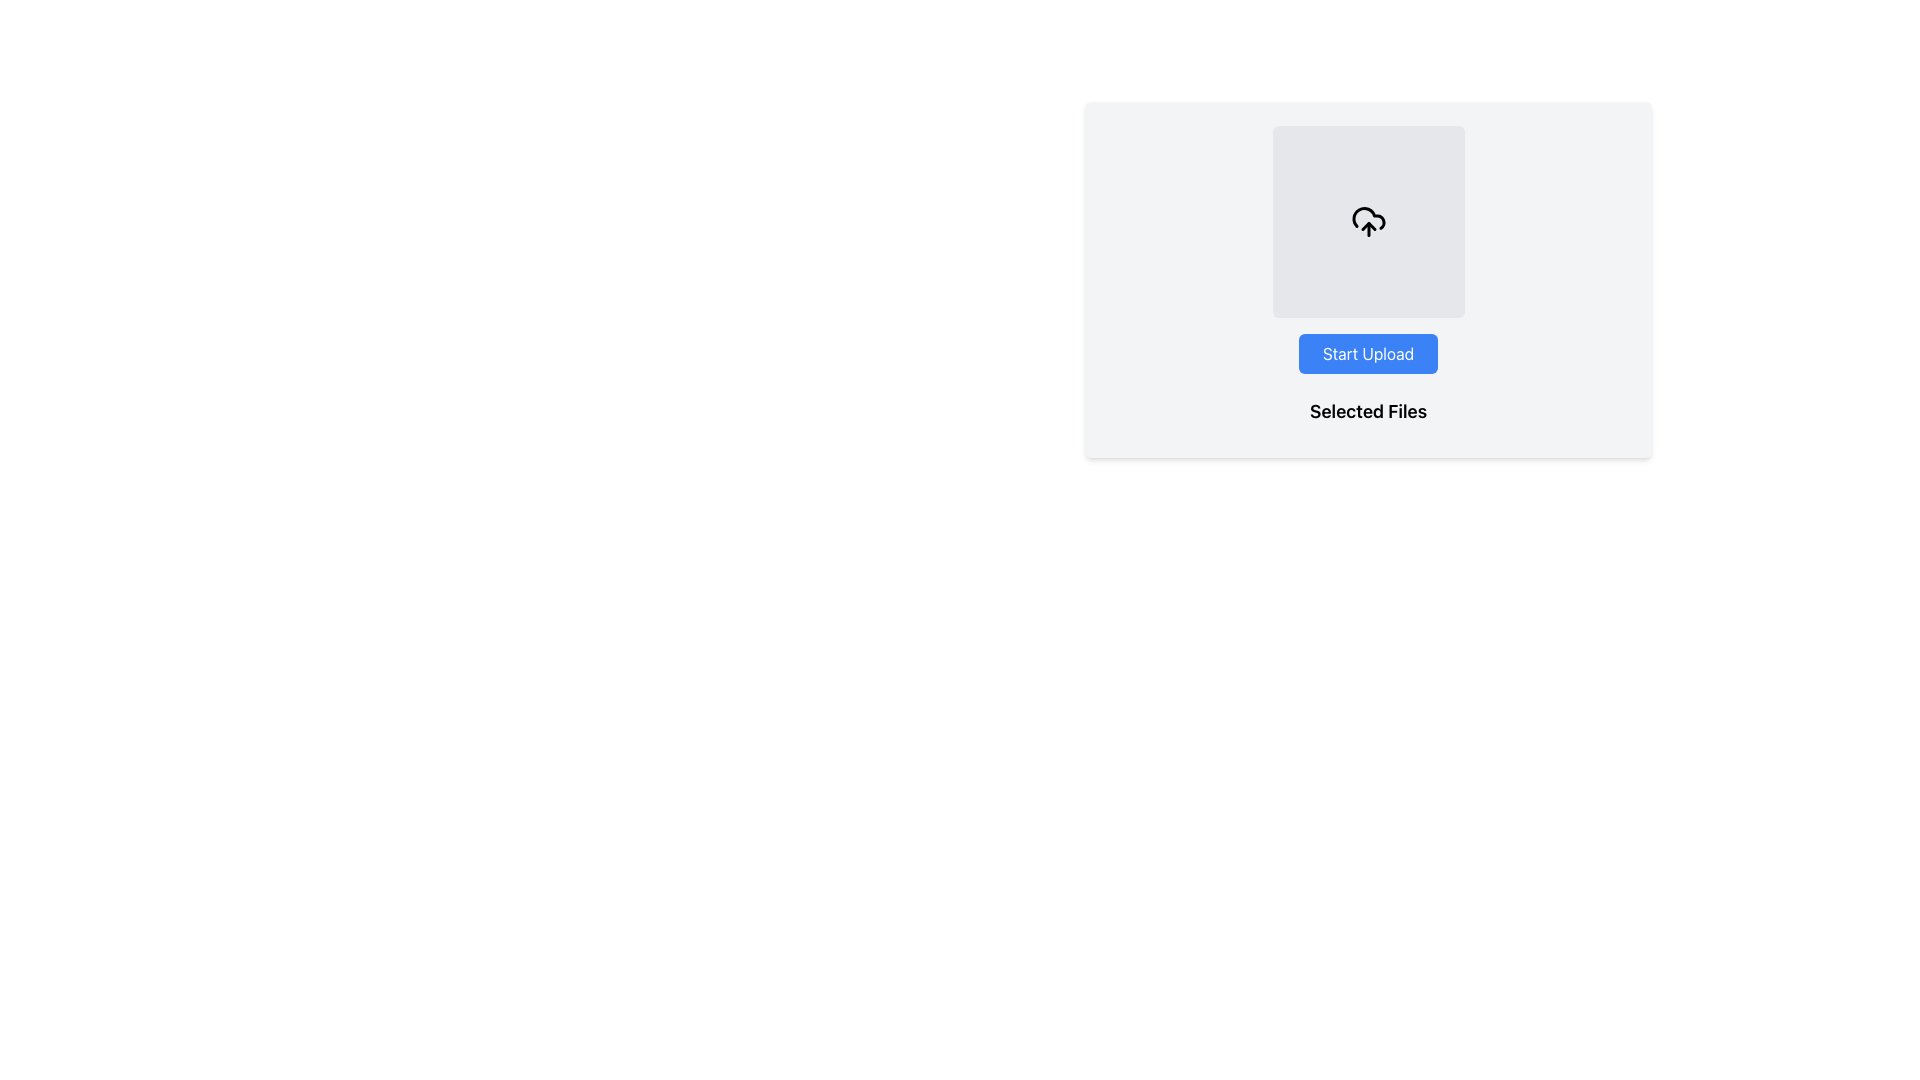 The width and height of the screenshot is (1920, 1080). I want to click on the upload icon located at the center of the light gray square section at the top part of the upload interface to receive additional feedback, so click(1367, 222).